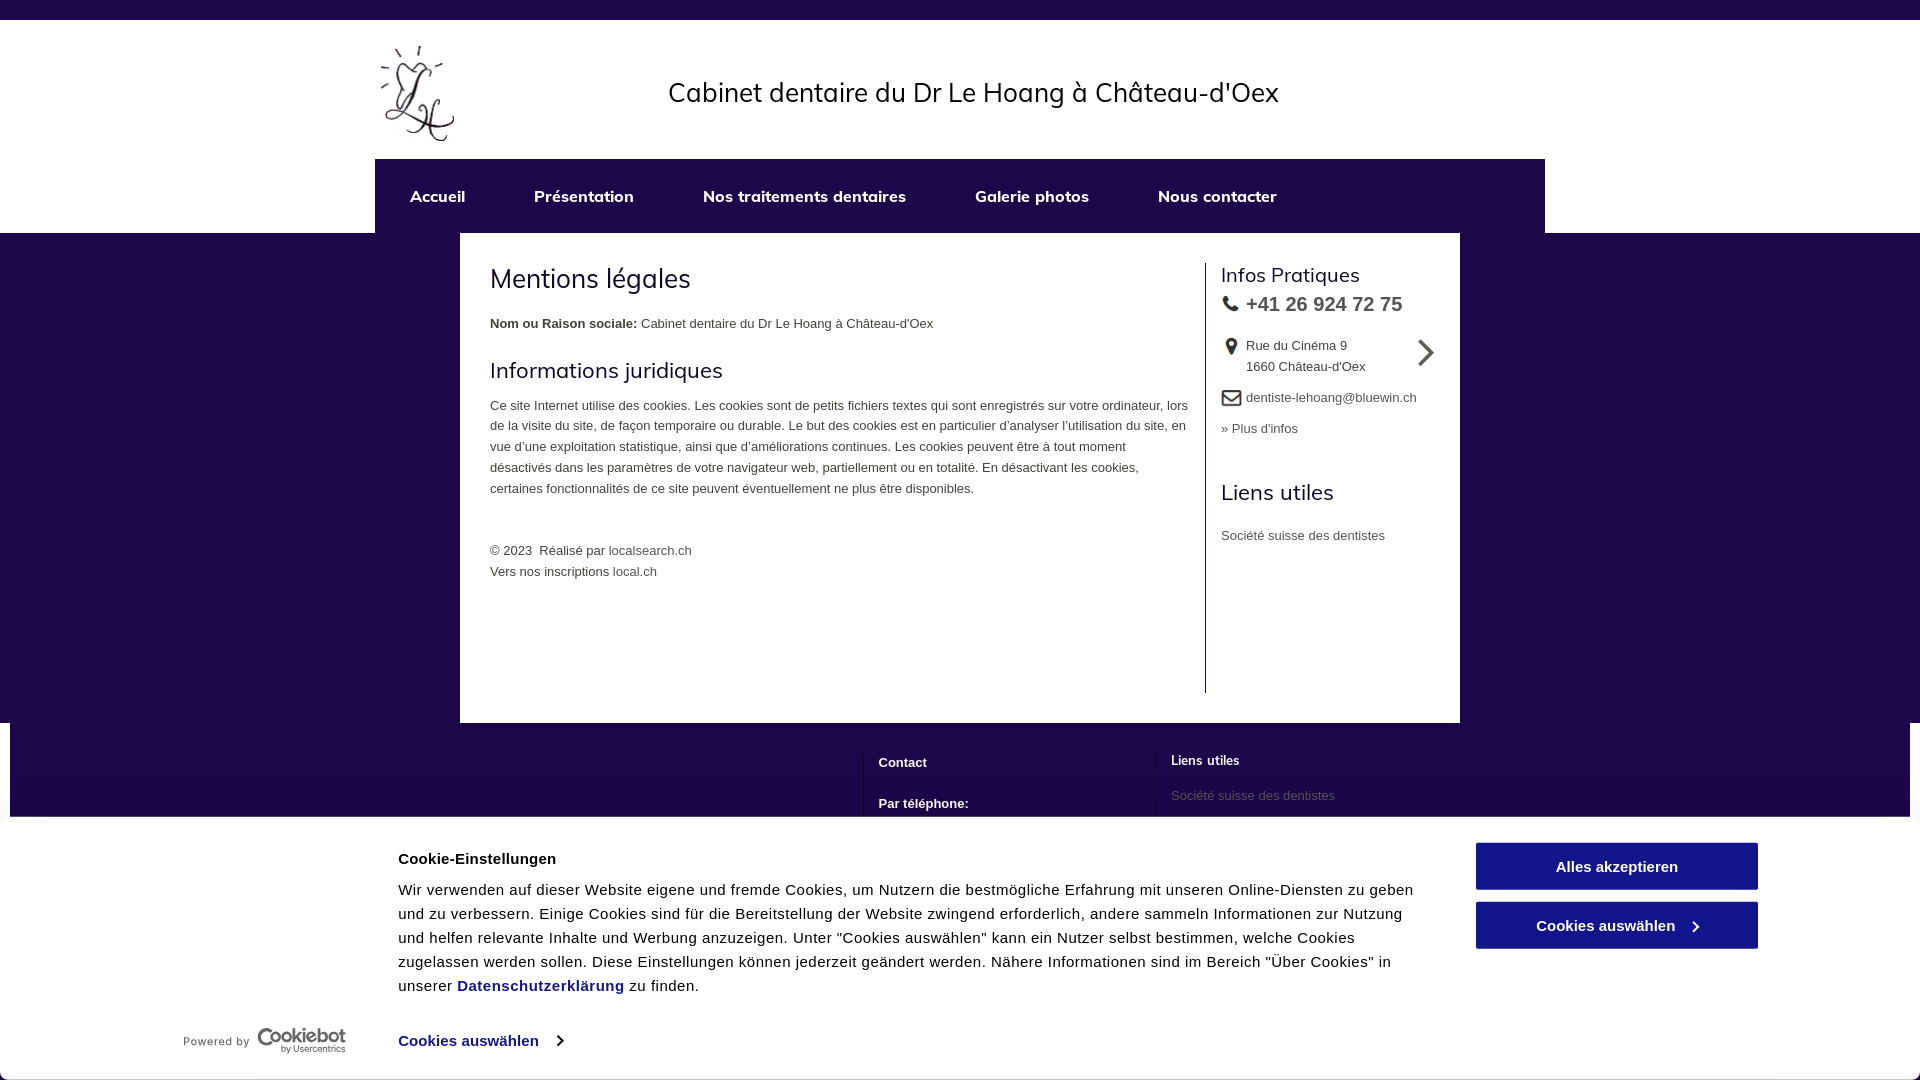  What do you see at coordinates (435, 196) in the screenshot?
I see `'Accueil'` at bounding box center [435, 196].